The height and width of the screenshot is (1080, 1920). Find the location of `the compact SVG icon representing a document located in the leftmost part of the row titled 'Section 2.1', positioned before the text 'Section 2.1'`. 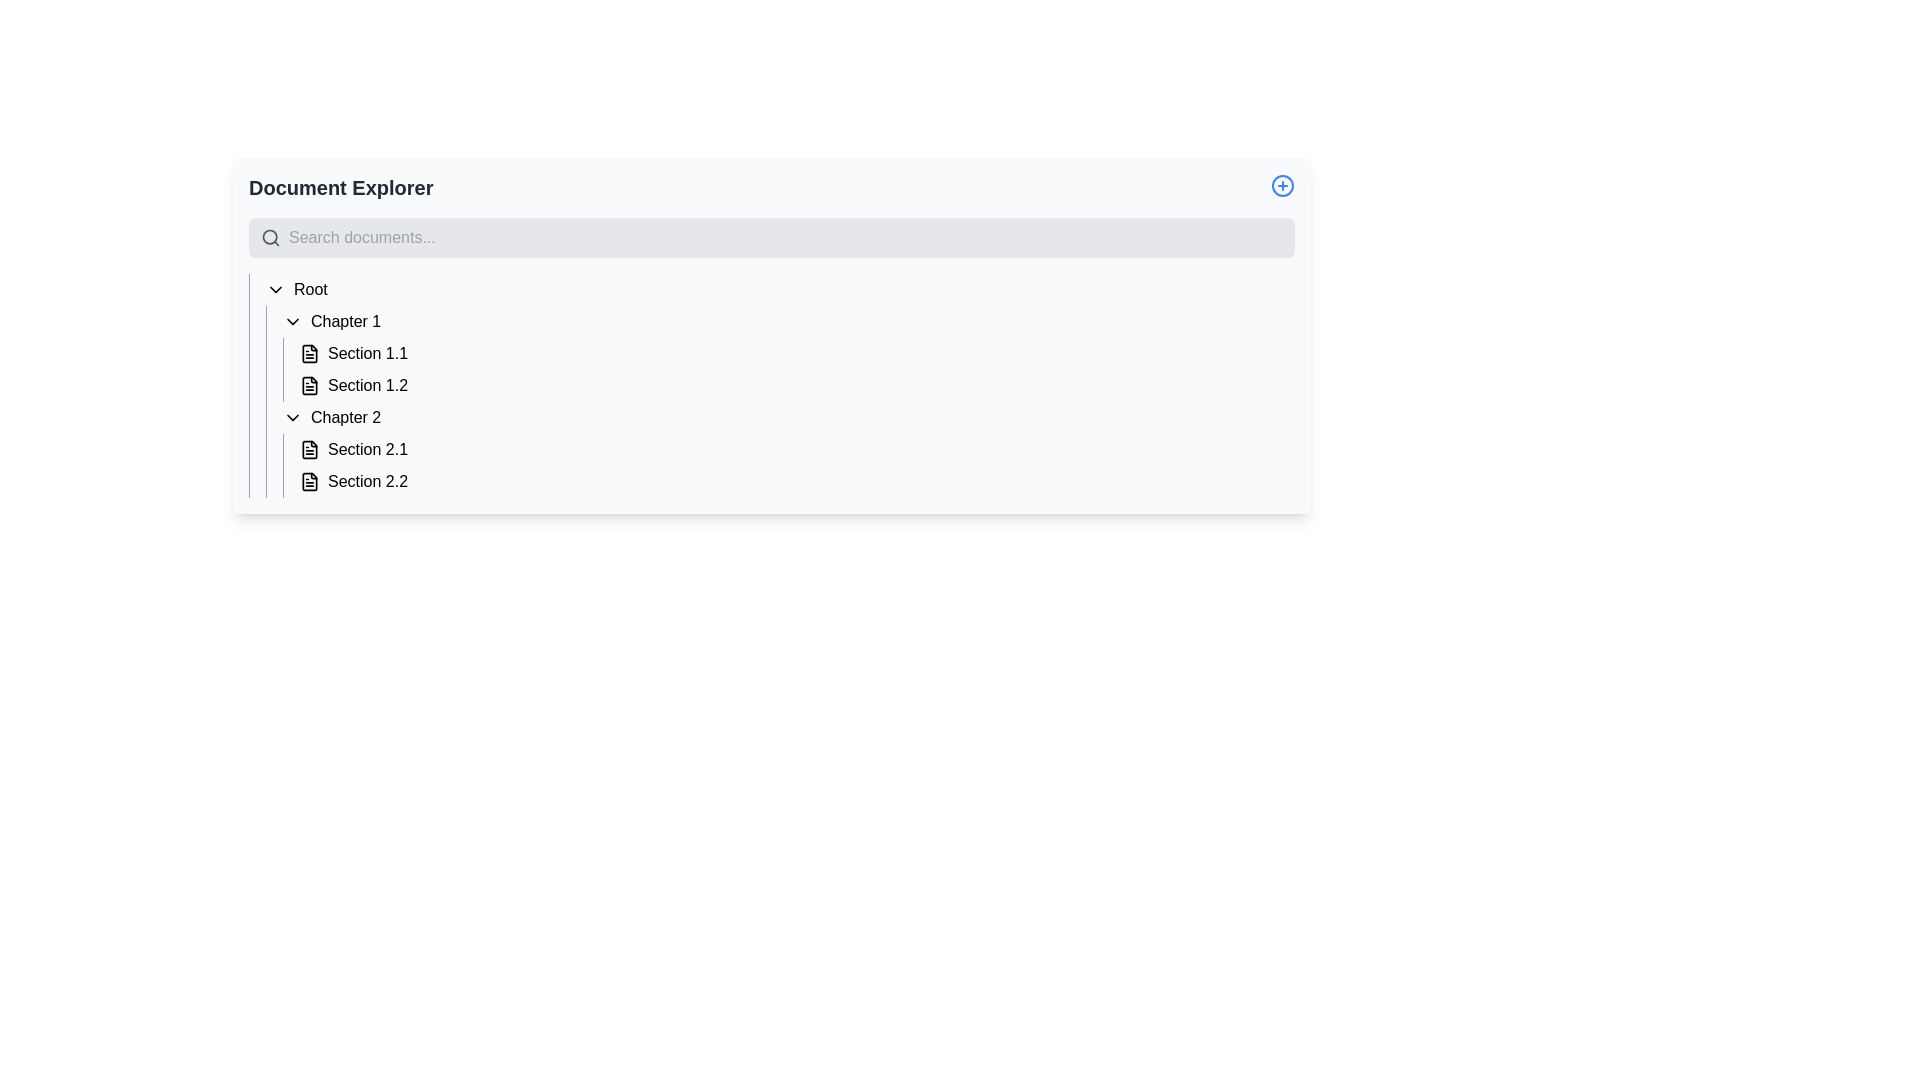

the compact SVG icon representing a document located in the leftmost part of the row titled 'Section 2.1', positioned before the text 'Section 2.1' is located at coordinates (309, 450).